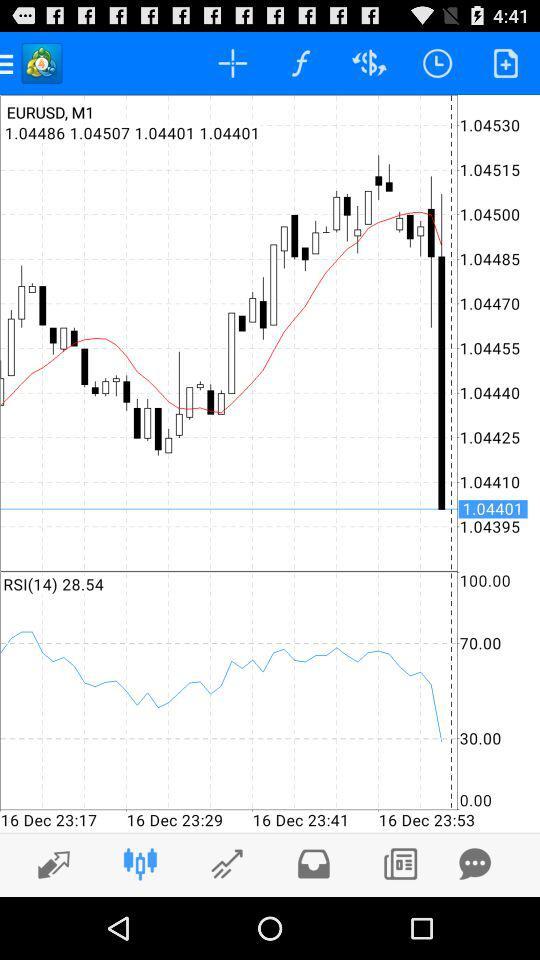  I want to click on the edit icon, so click(226, 924).